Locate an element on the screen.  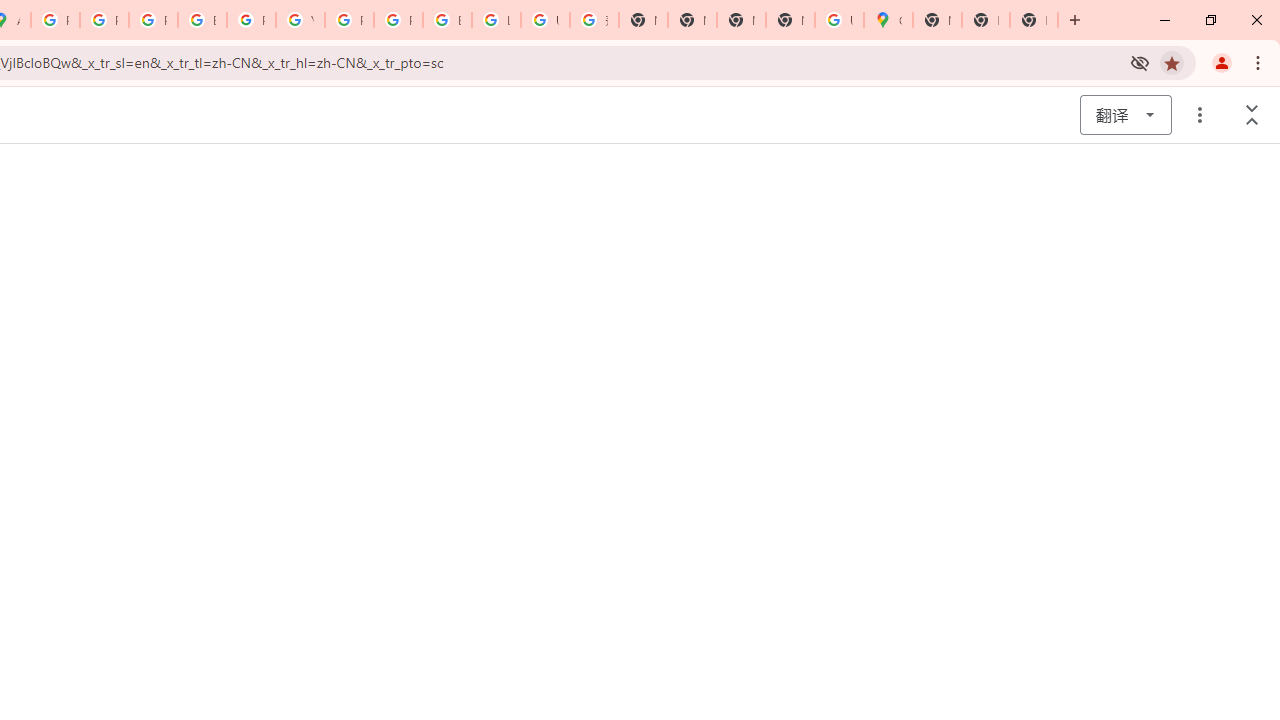
'Privacy Help Center - Policies Help' is located at coordinates (152, 20).